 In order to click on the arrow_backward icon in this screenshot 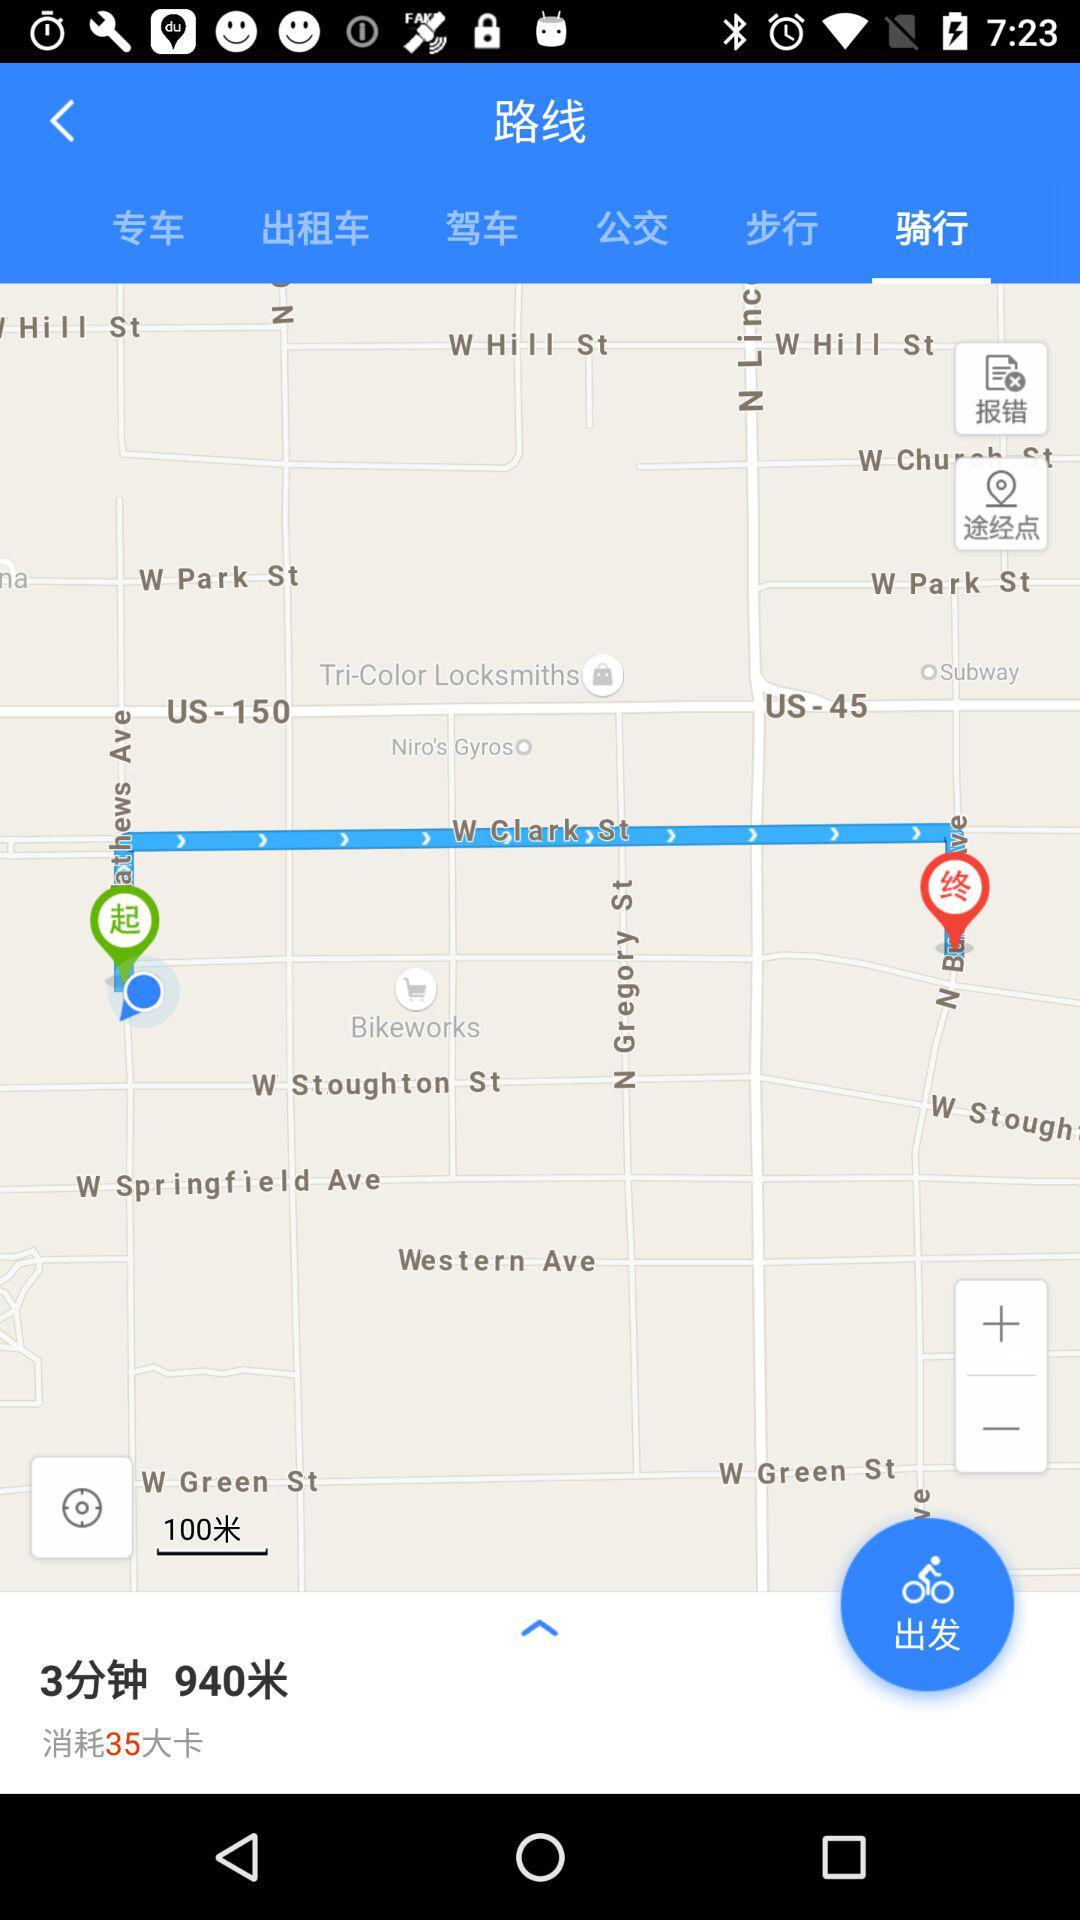, I will do `click(63, 119)`.